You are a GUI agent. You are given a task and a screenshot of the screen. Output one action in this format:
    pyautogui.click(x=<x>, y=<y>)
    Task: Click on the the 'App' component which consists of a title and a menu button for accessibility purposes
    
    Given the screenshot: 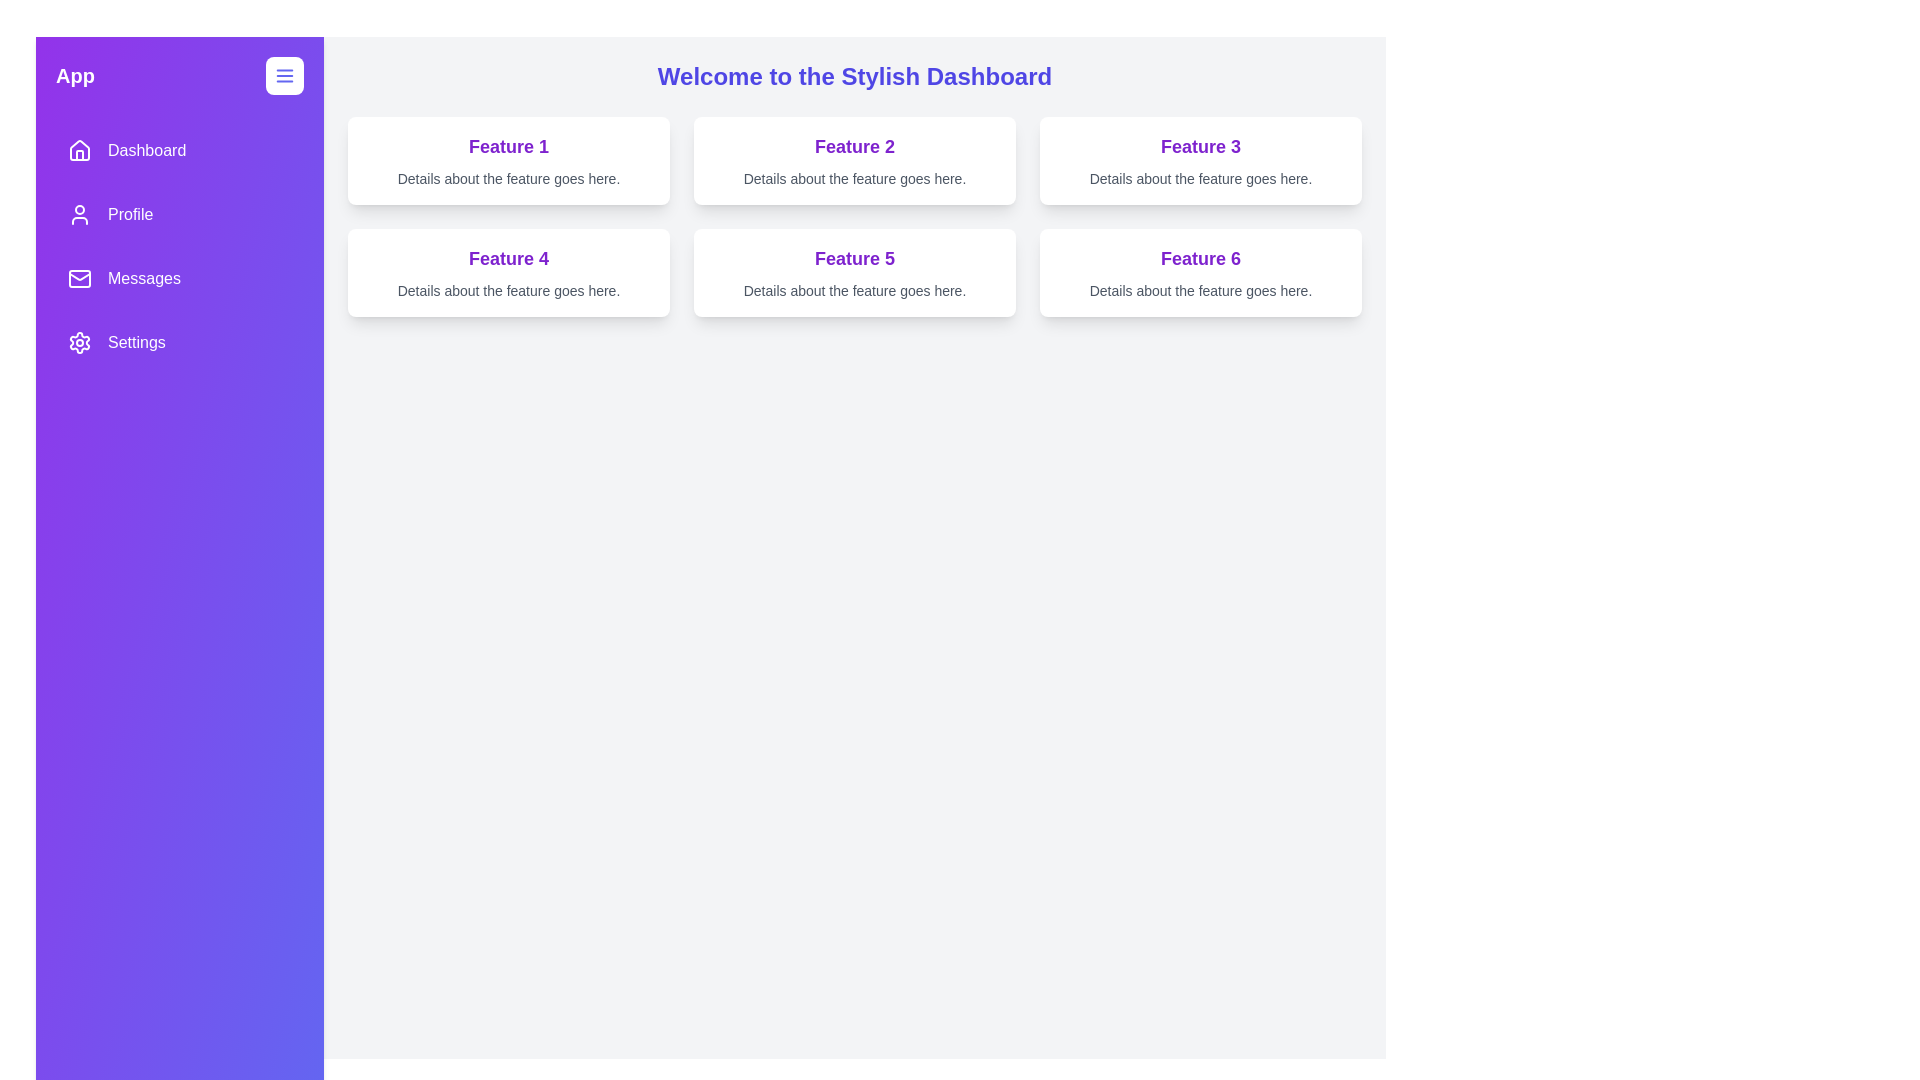 What is the action you would take?
    pyautogui.click(x=180, y=75)
    